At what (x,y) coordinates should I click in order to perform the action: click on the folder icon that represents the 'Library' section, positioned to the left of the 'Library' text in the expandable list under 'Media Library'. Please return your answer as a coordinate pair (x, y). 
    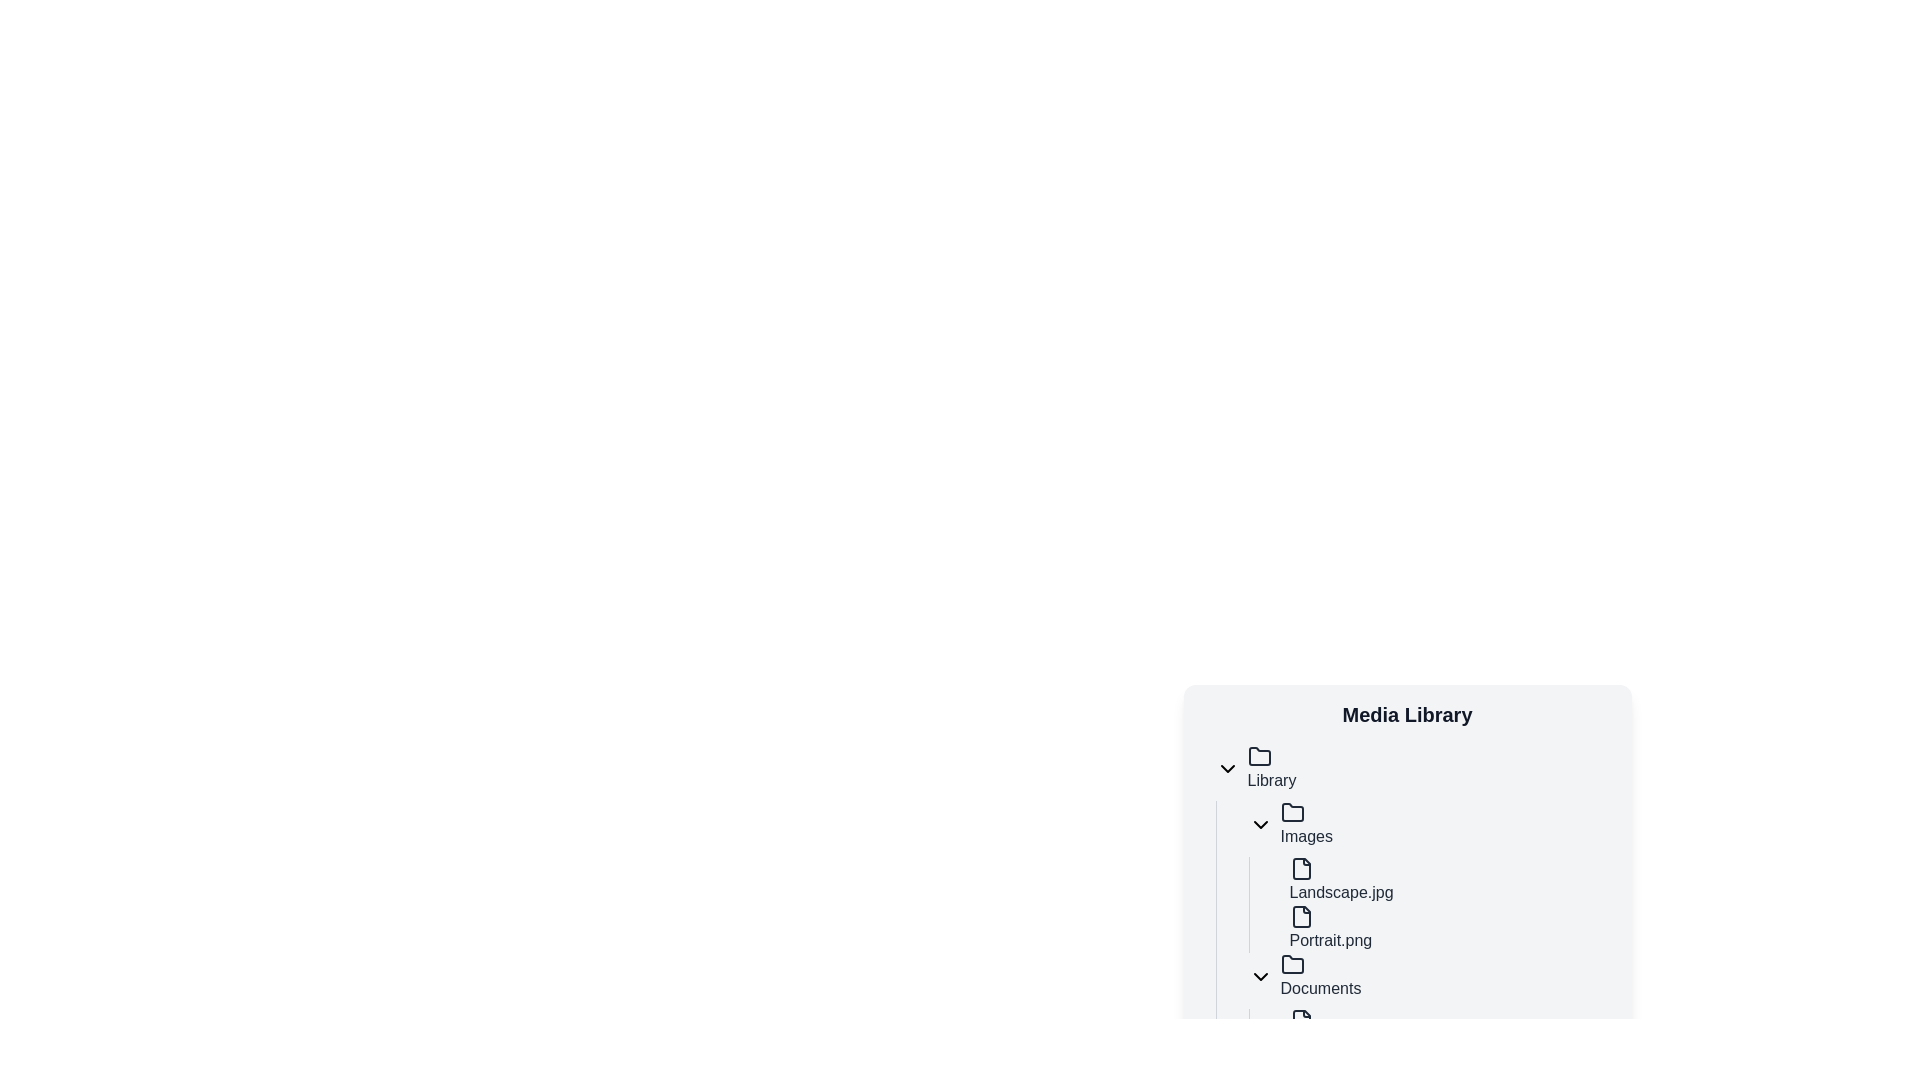
    Looking at the image, I should click on (1258, 756).